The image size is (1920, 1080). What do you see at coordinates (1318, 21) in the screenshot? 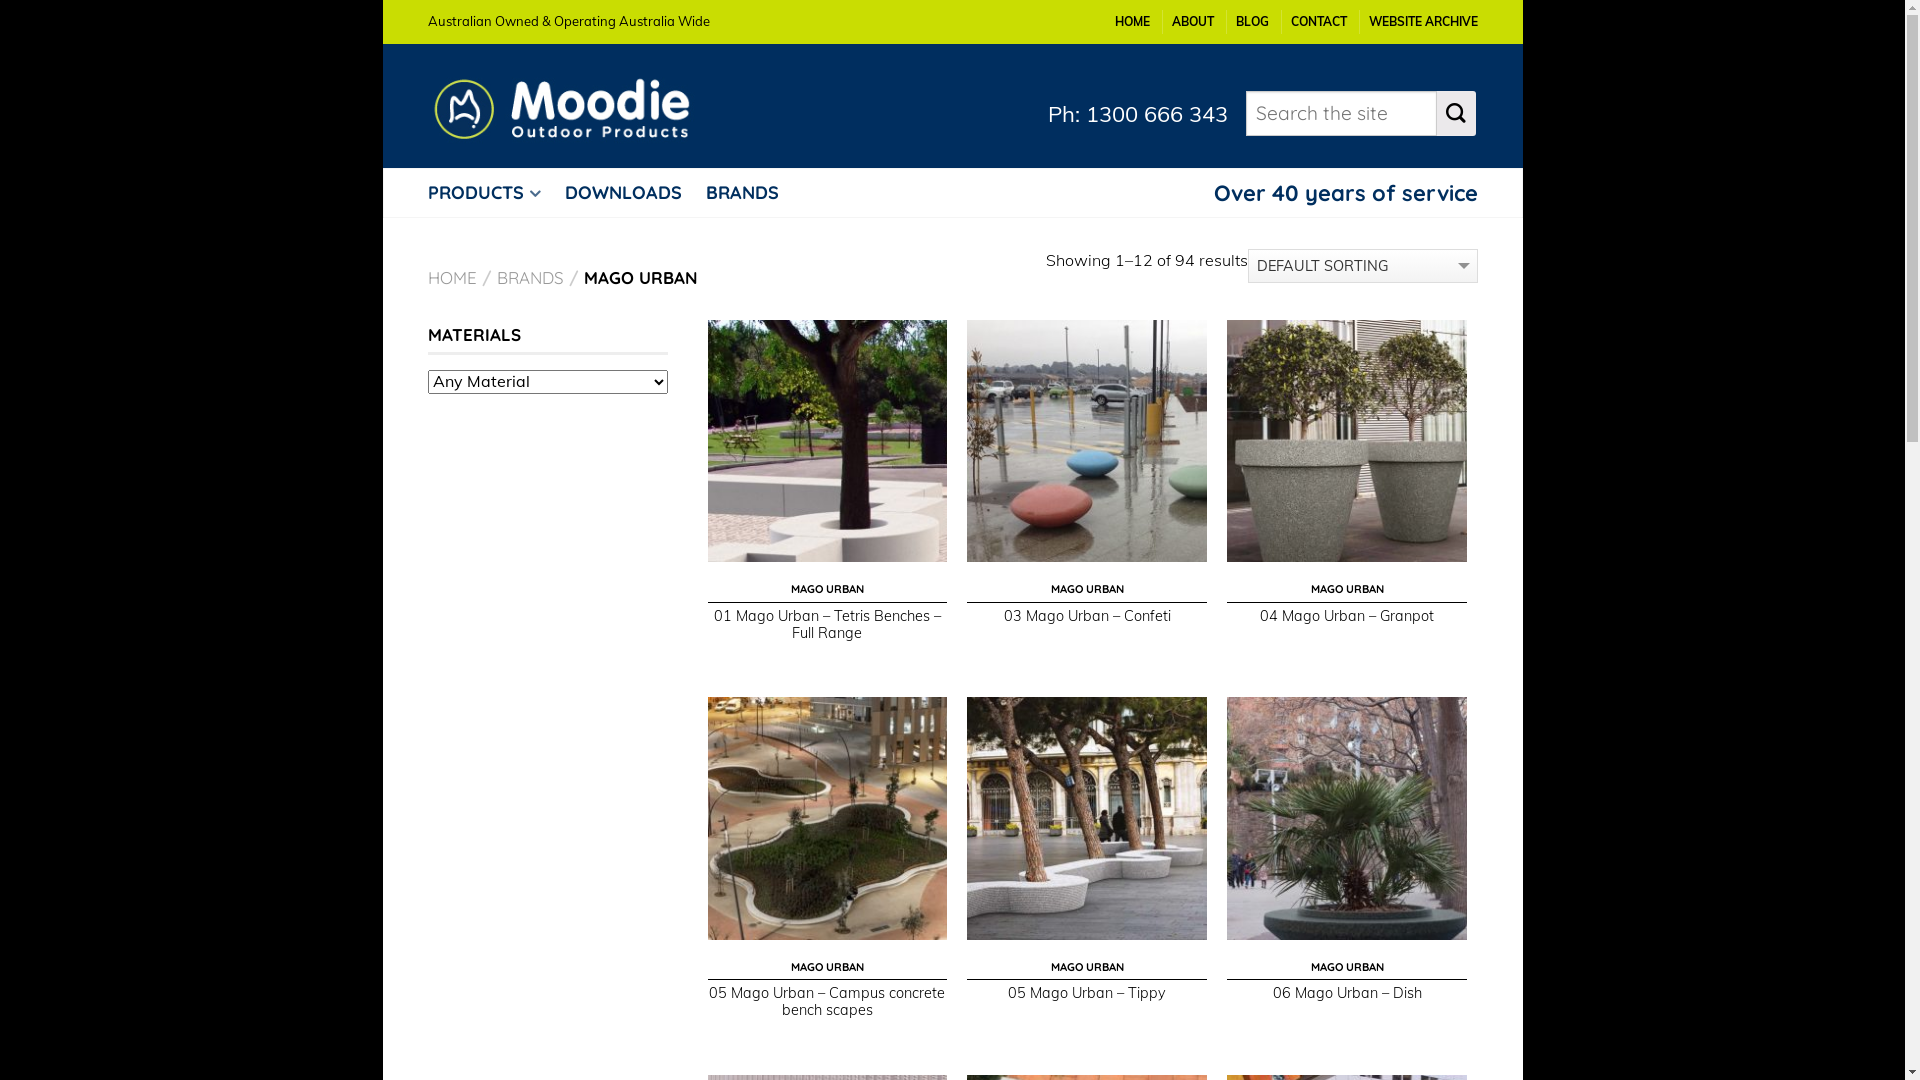
I see `'CONTACT'` at bounding box center [1318, 21].